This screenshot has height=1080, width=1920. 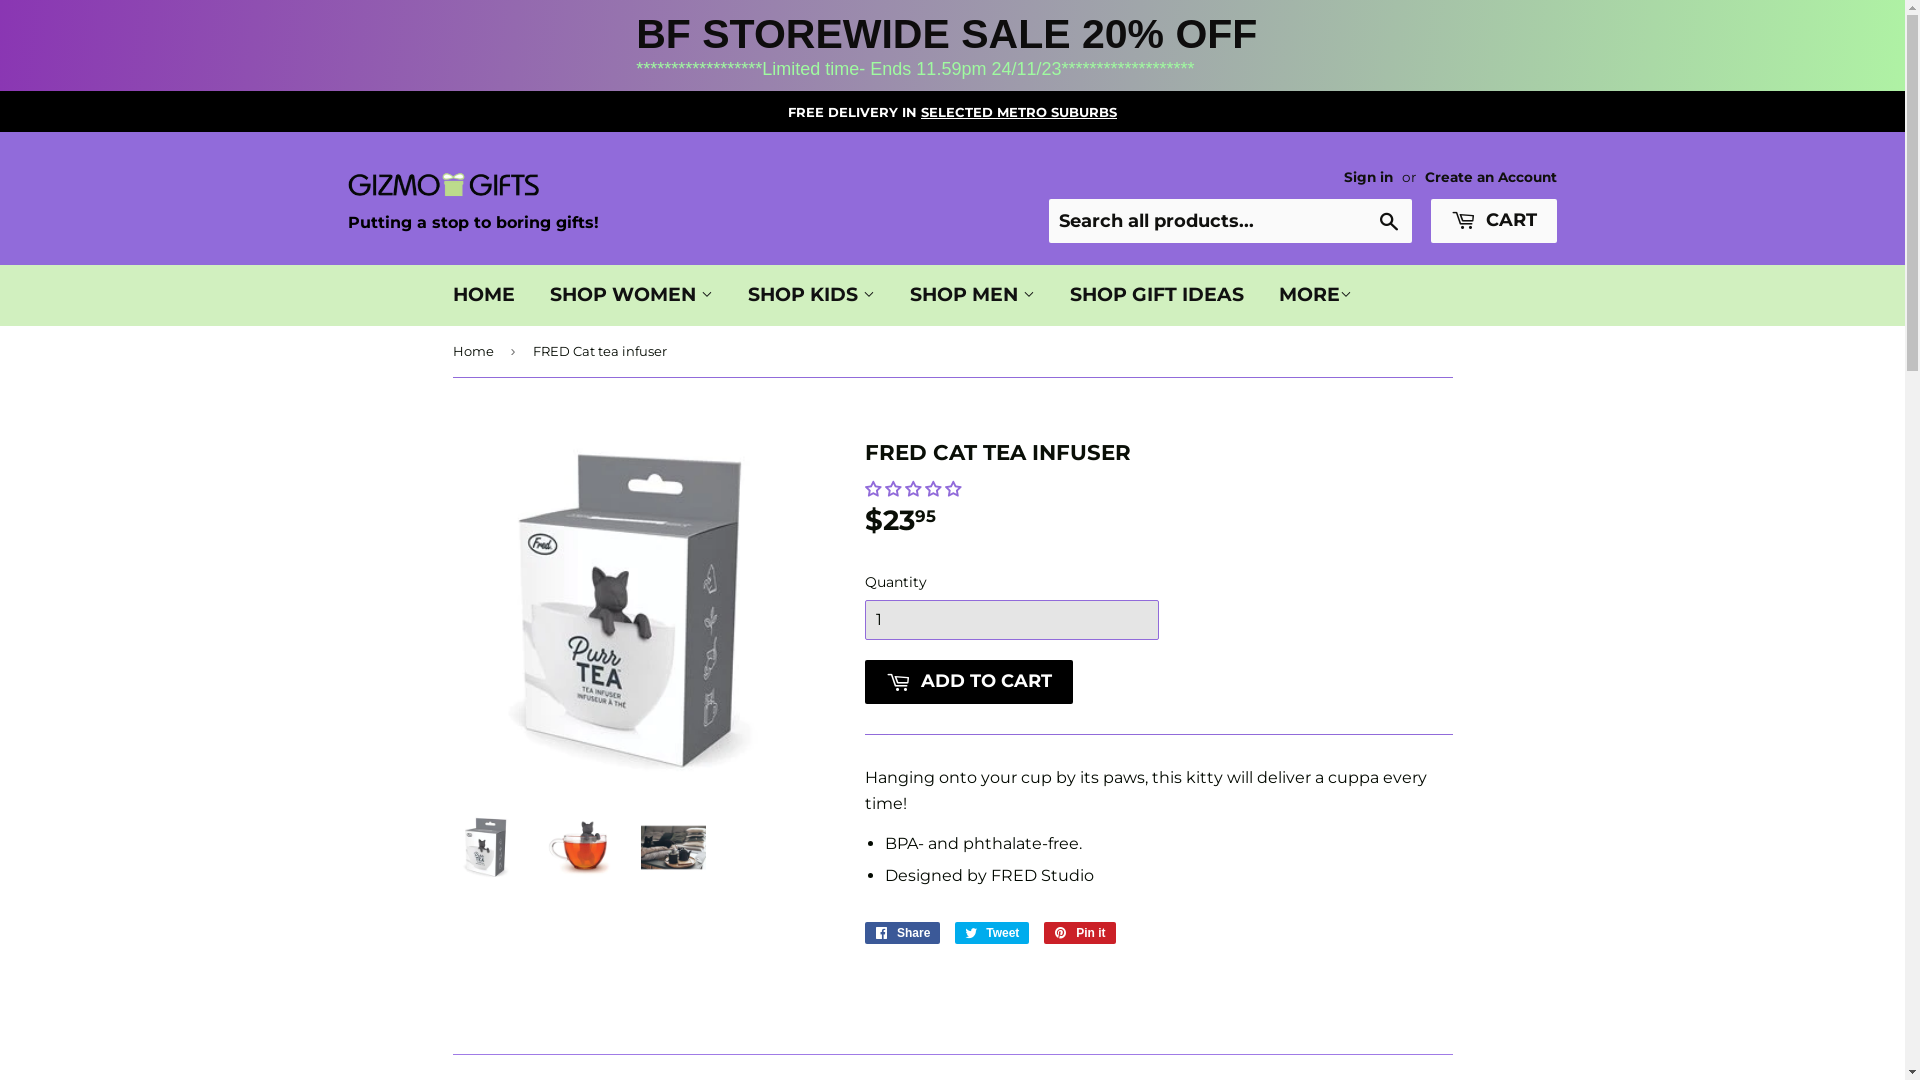 What do you see at coordinates (474, 350) in the screenshot?
I see `'Home'` at bounding box center [474, 350].